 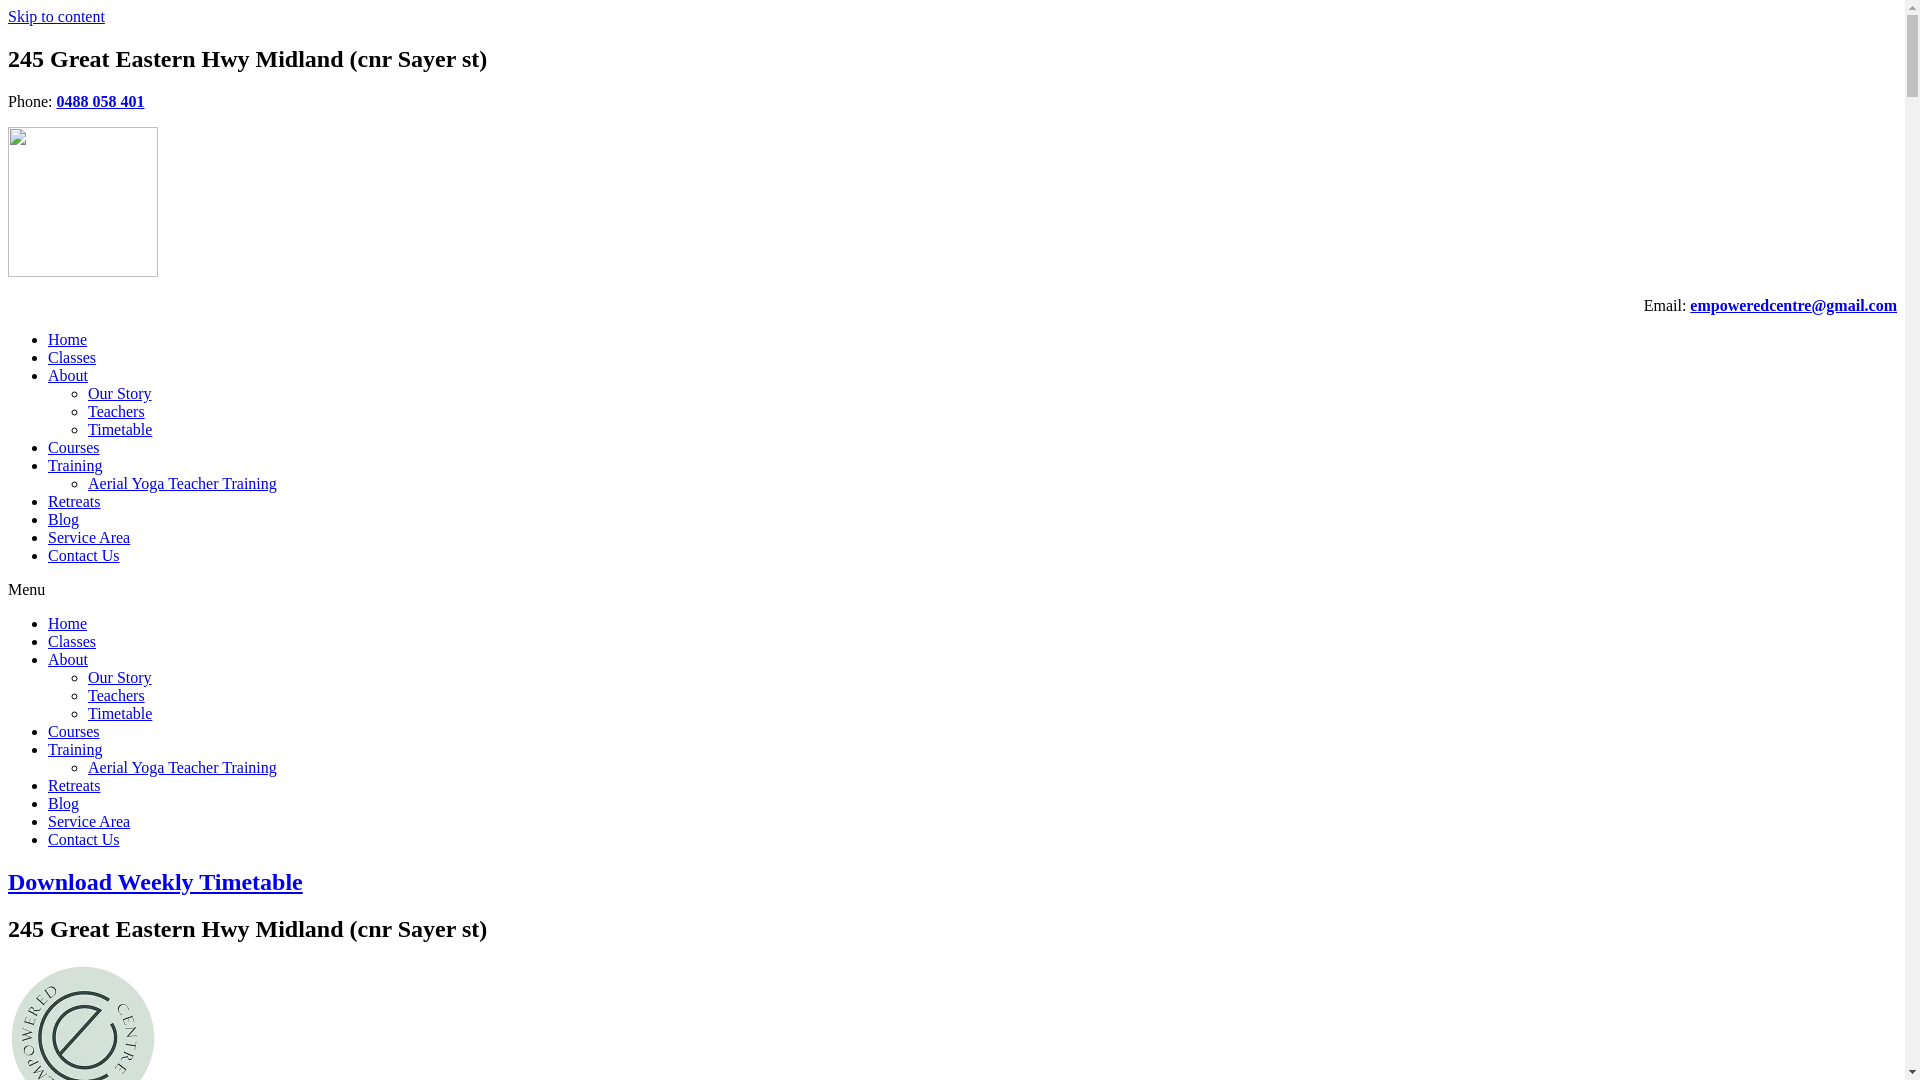 What do you see at coordinates (82, 839) in the screenshot?
I see `'Contact Us'` at bounding box center [82, 839].